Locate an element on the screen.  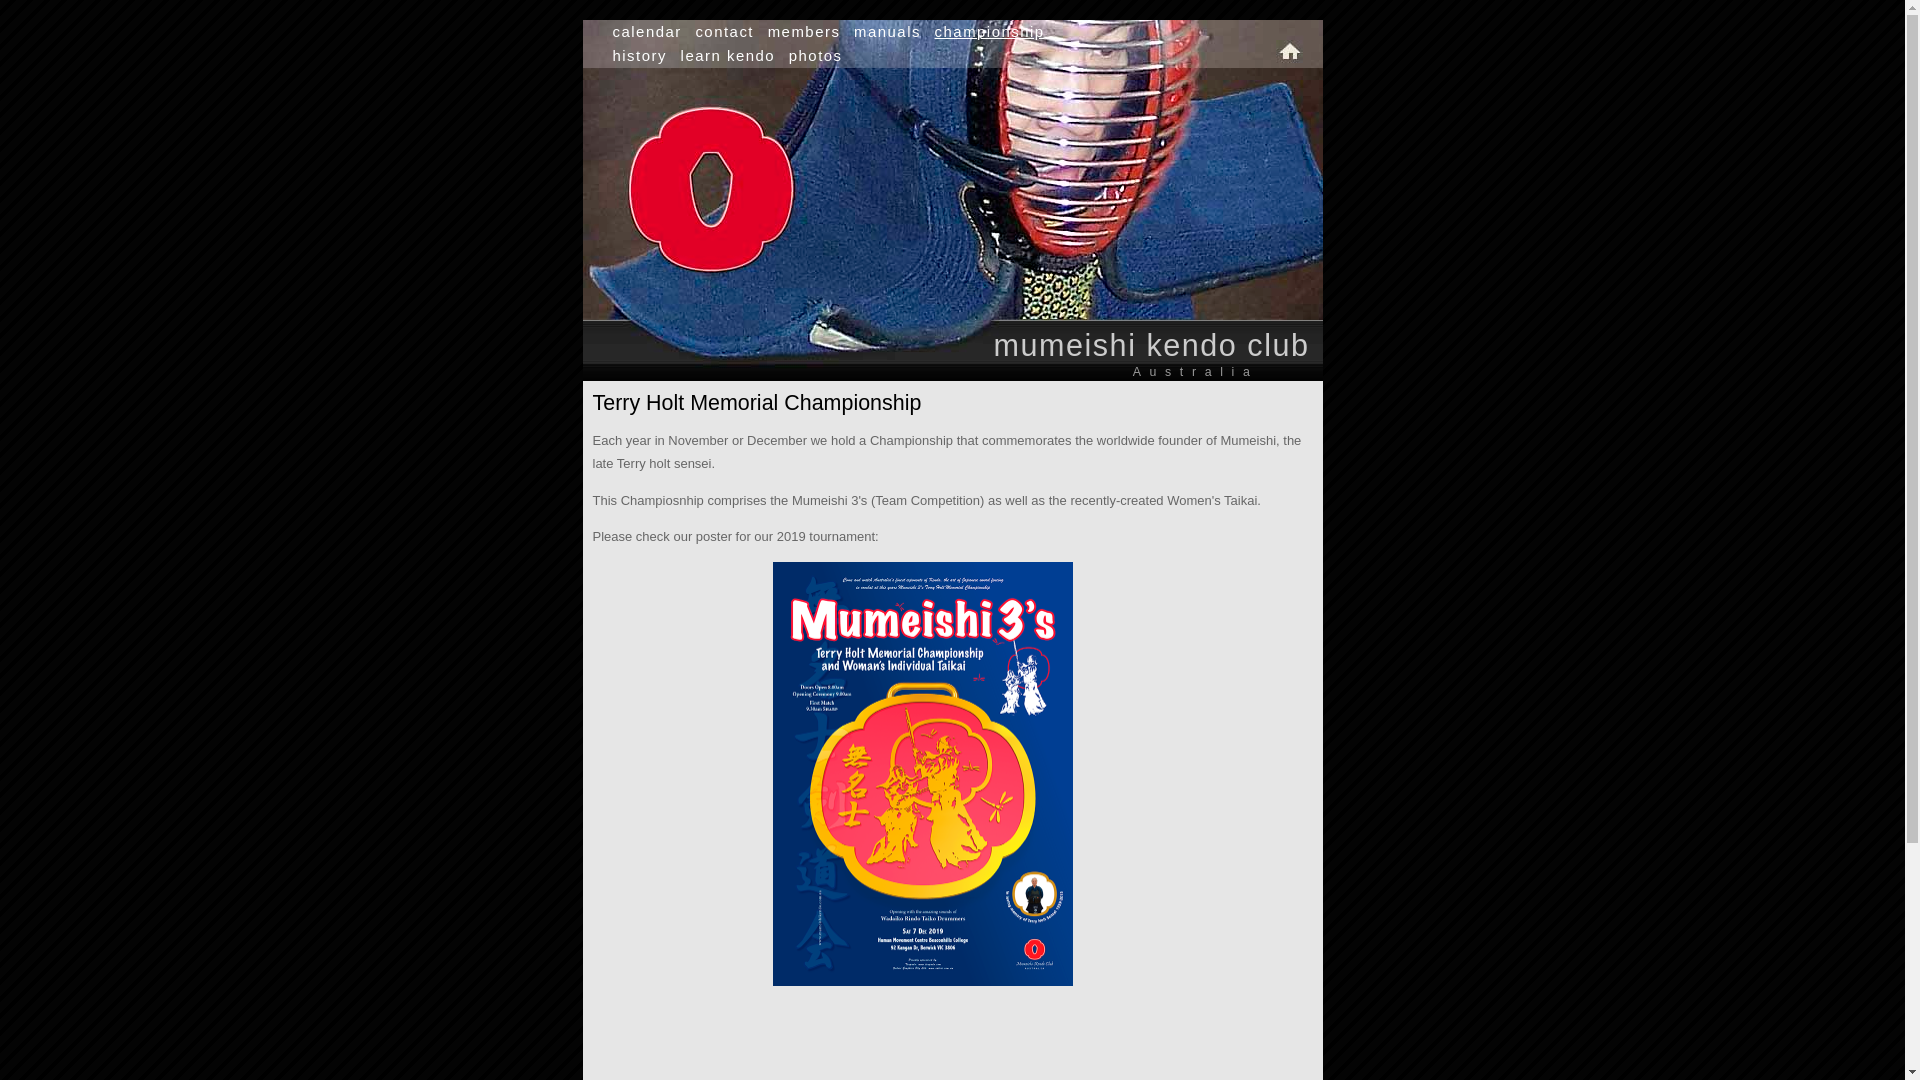
'manuals' is located at coordinates (854, 31).